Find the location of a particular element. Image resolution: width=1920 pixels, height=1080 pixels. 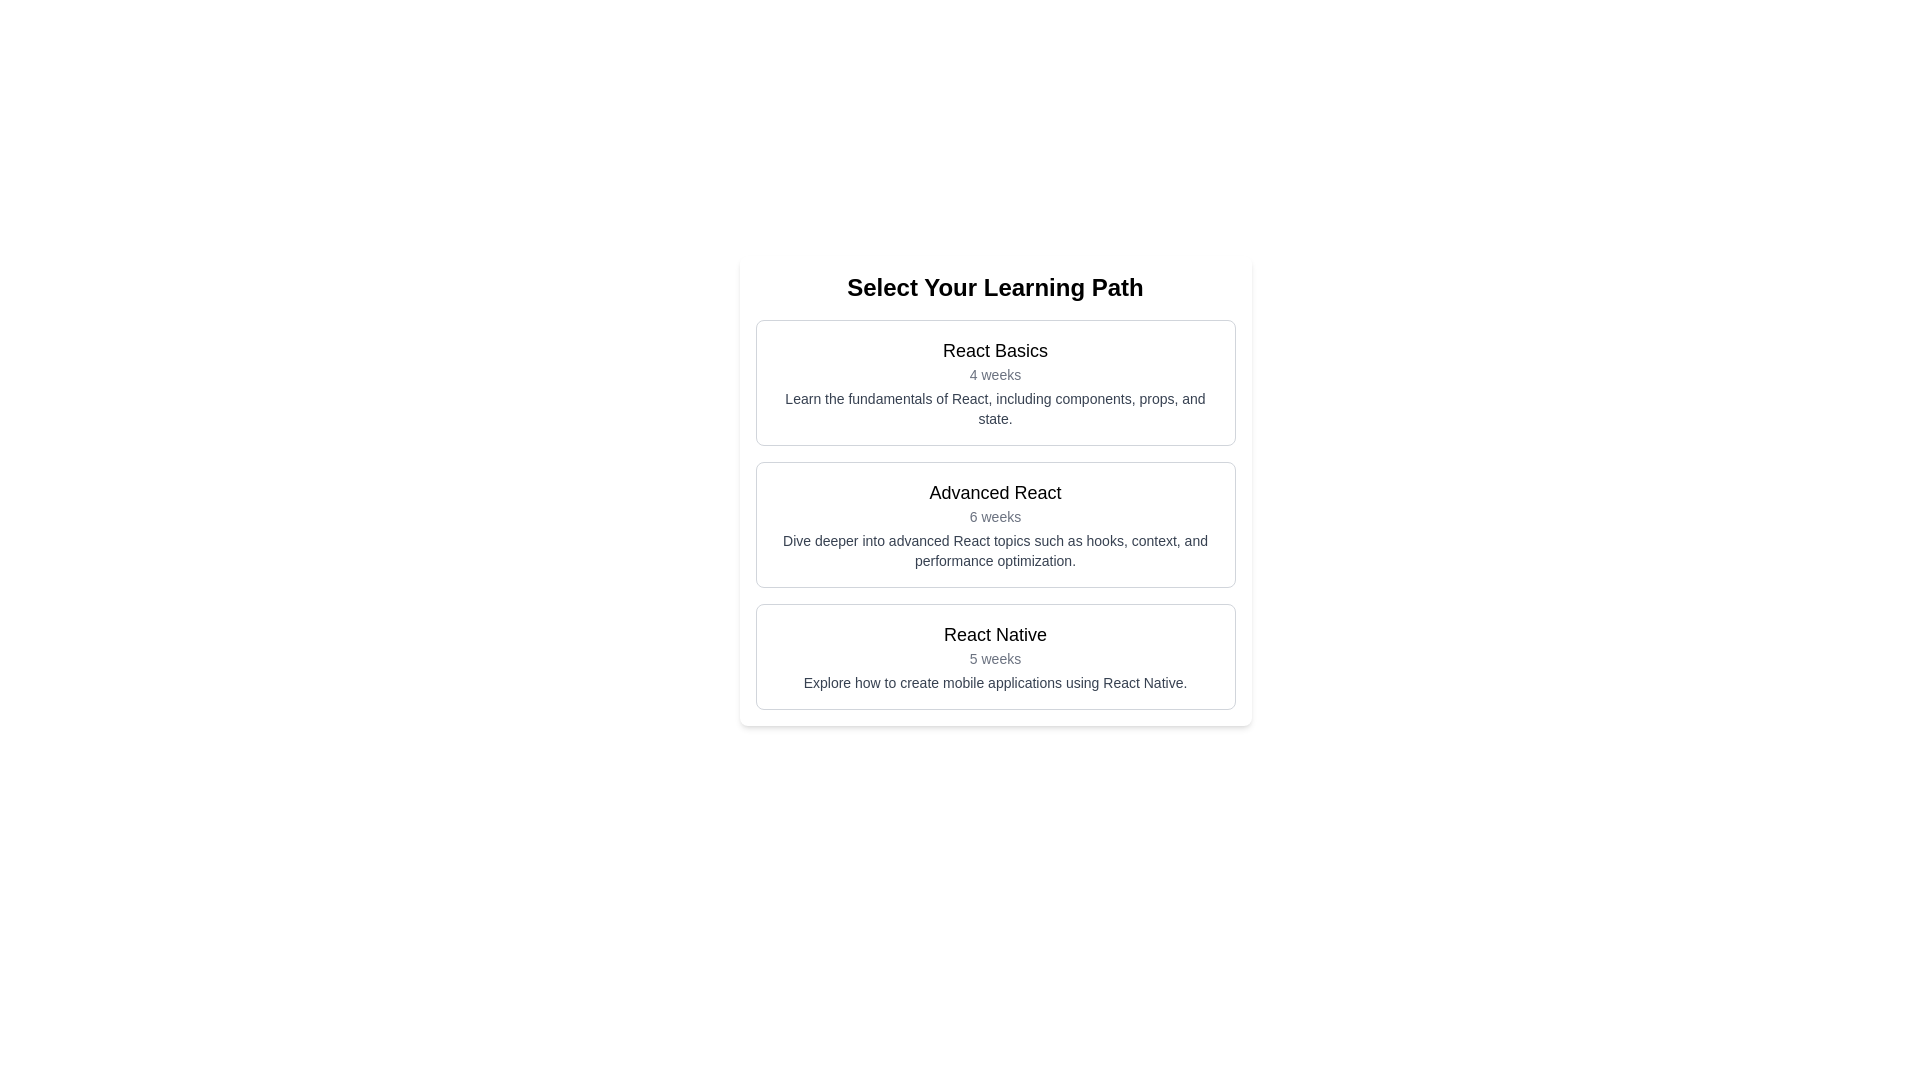

the text label displaying '4 weeks' which is positioned below the title 'React Basics' and above the course description is located at coordinates (995, 374).